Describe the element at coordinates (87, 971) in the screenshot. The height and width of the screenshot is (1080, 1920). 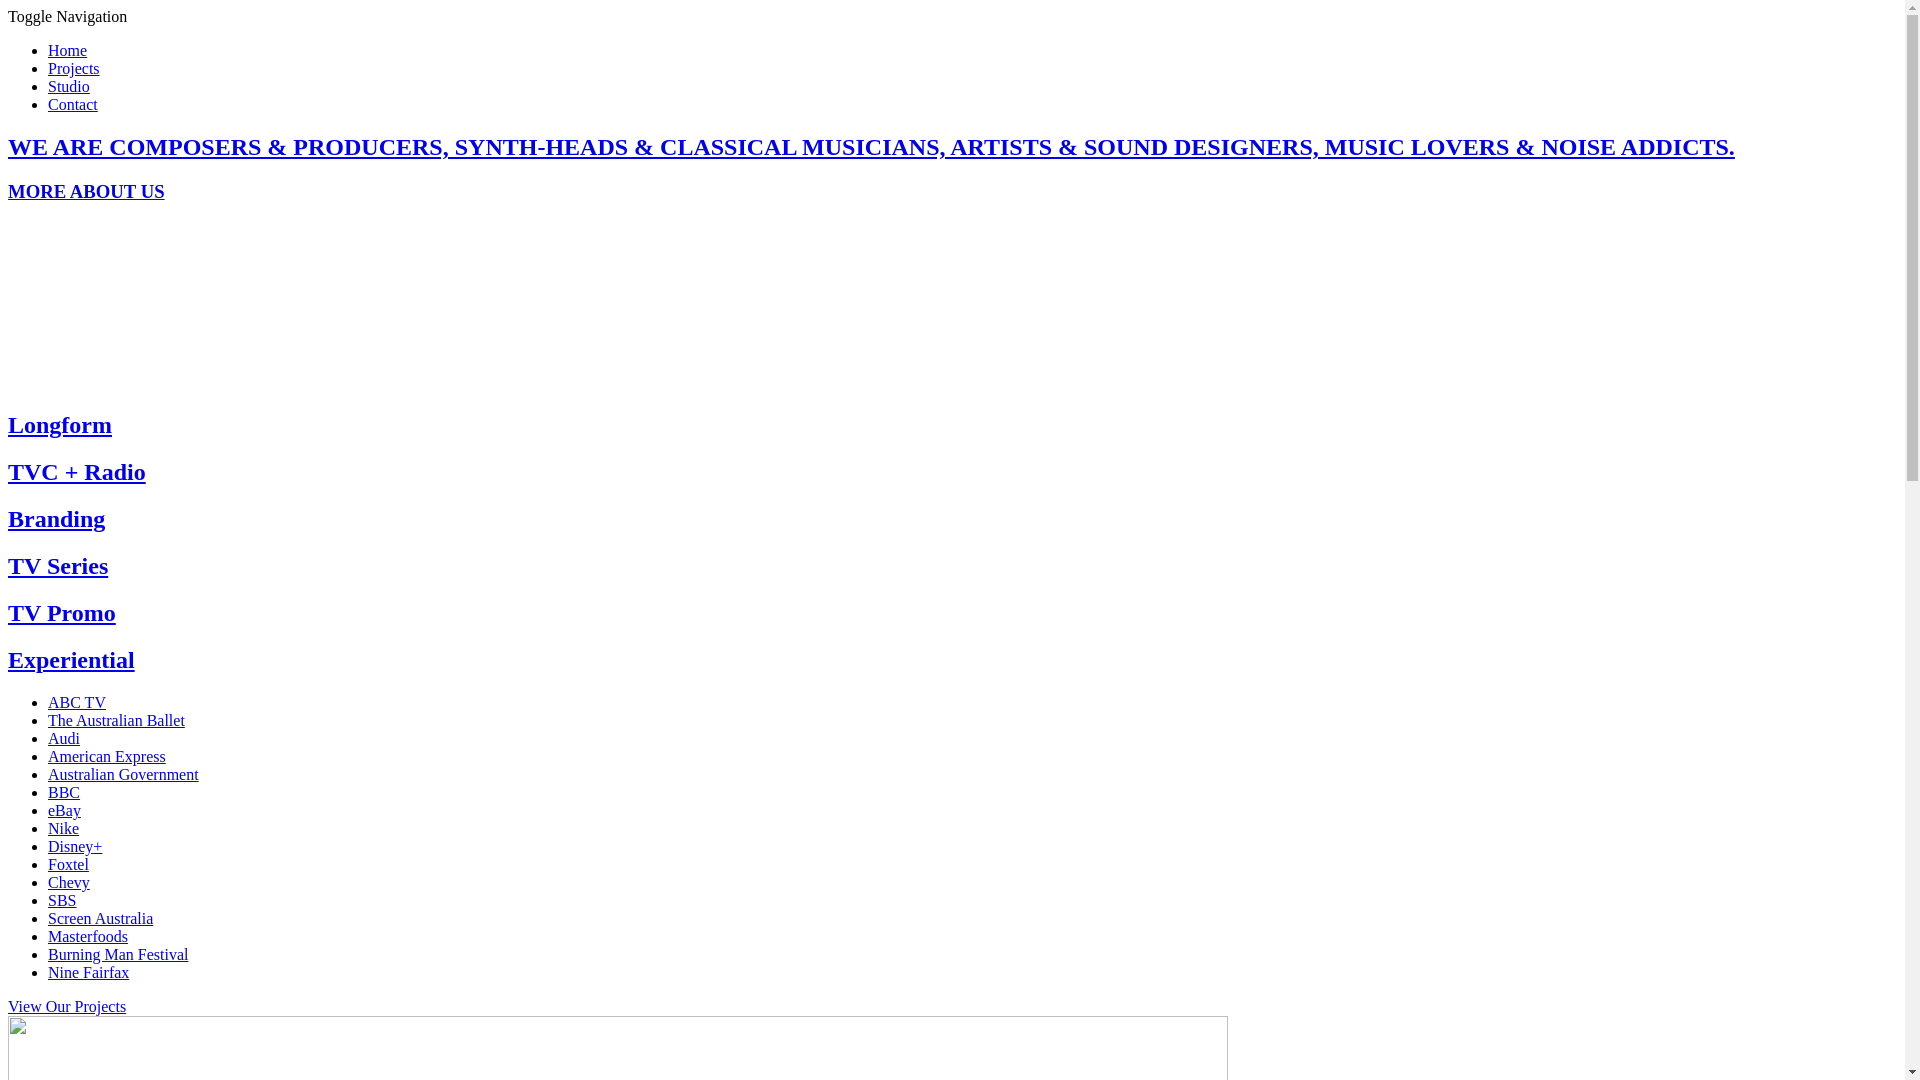
I see `'Nine Fairfax'` at that location.